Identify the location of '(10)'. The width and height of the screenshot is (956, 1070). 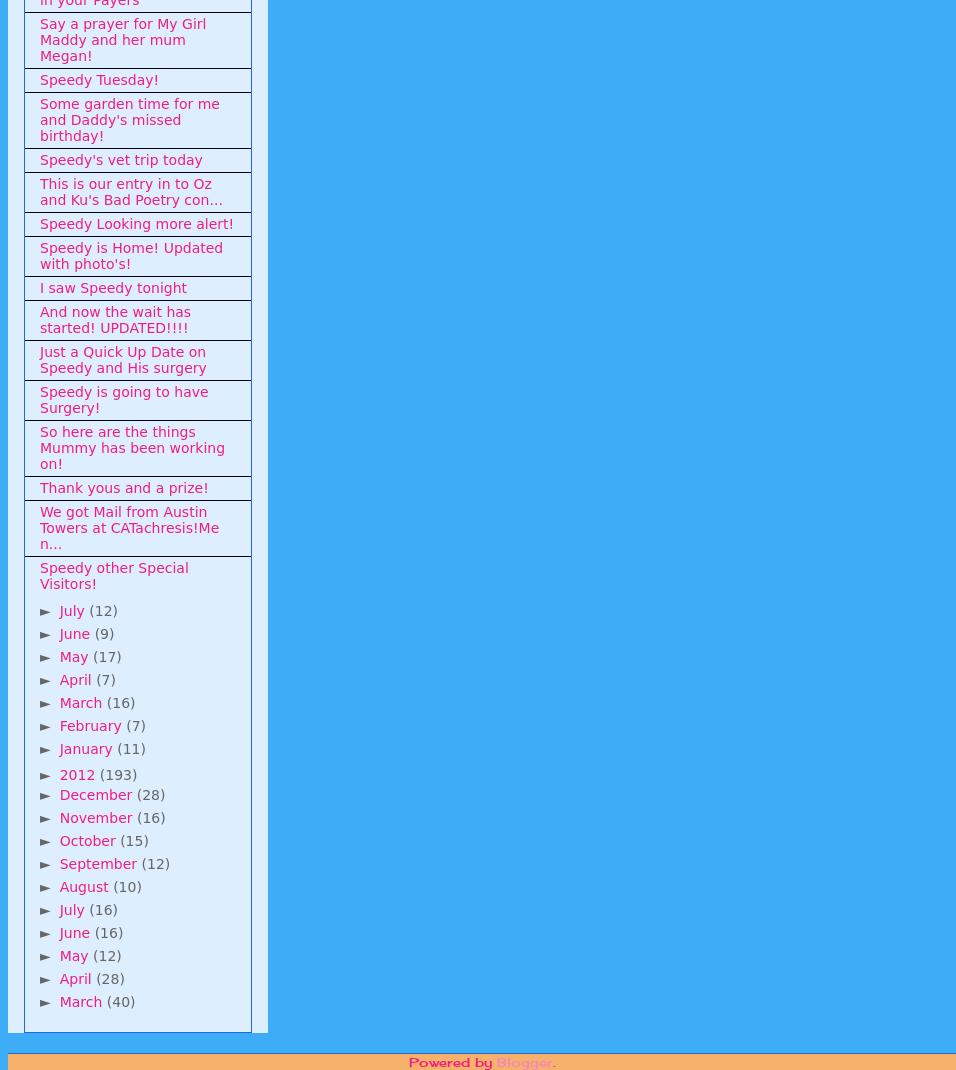
(126, 885).